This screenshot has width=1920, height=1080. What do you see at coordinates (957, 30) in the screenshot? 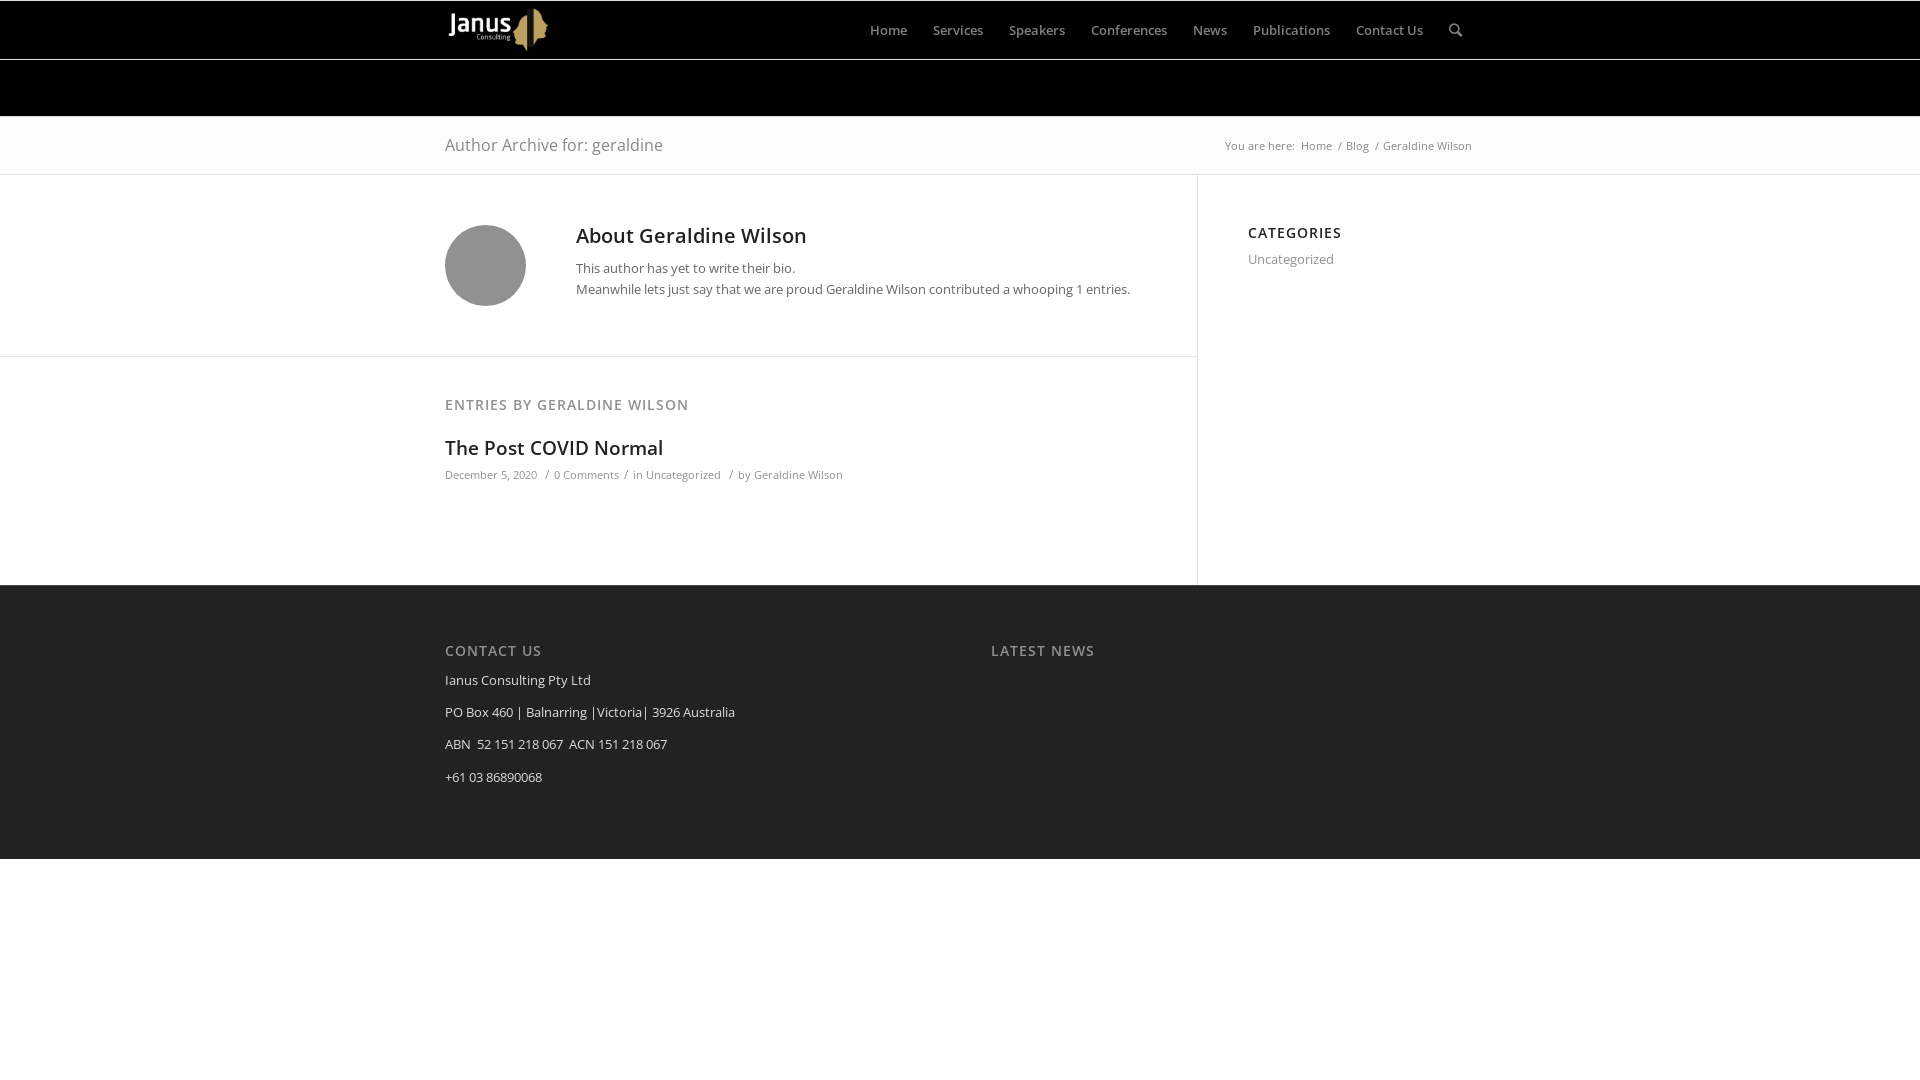
I see `'Services'` at bounding box center [957, 30].